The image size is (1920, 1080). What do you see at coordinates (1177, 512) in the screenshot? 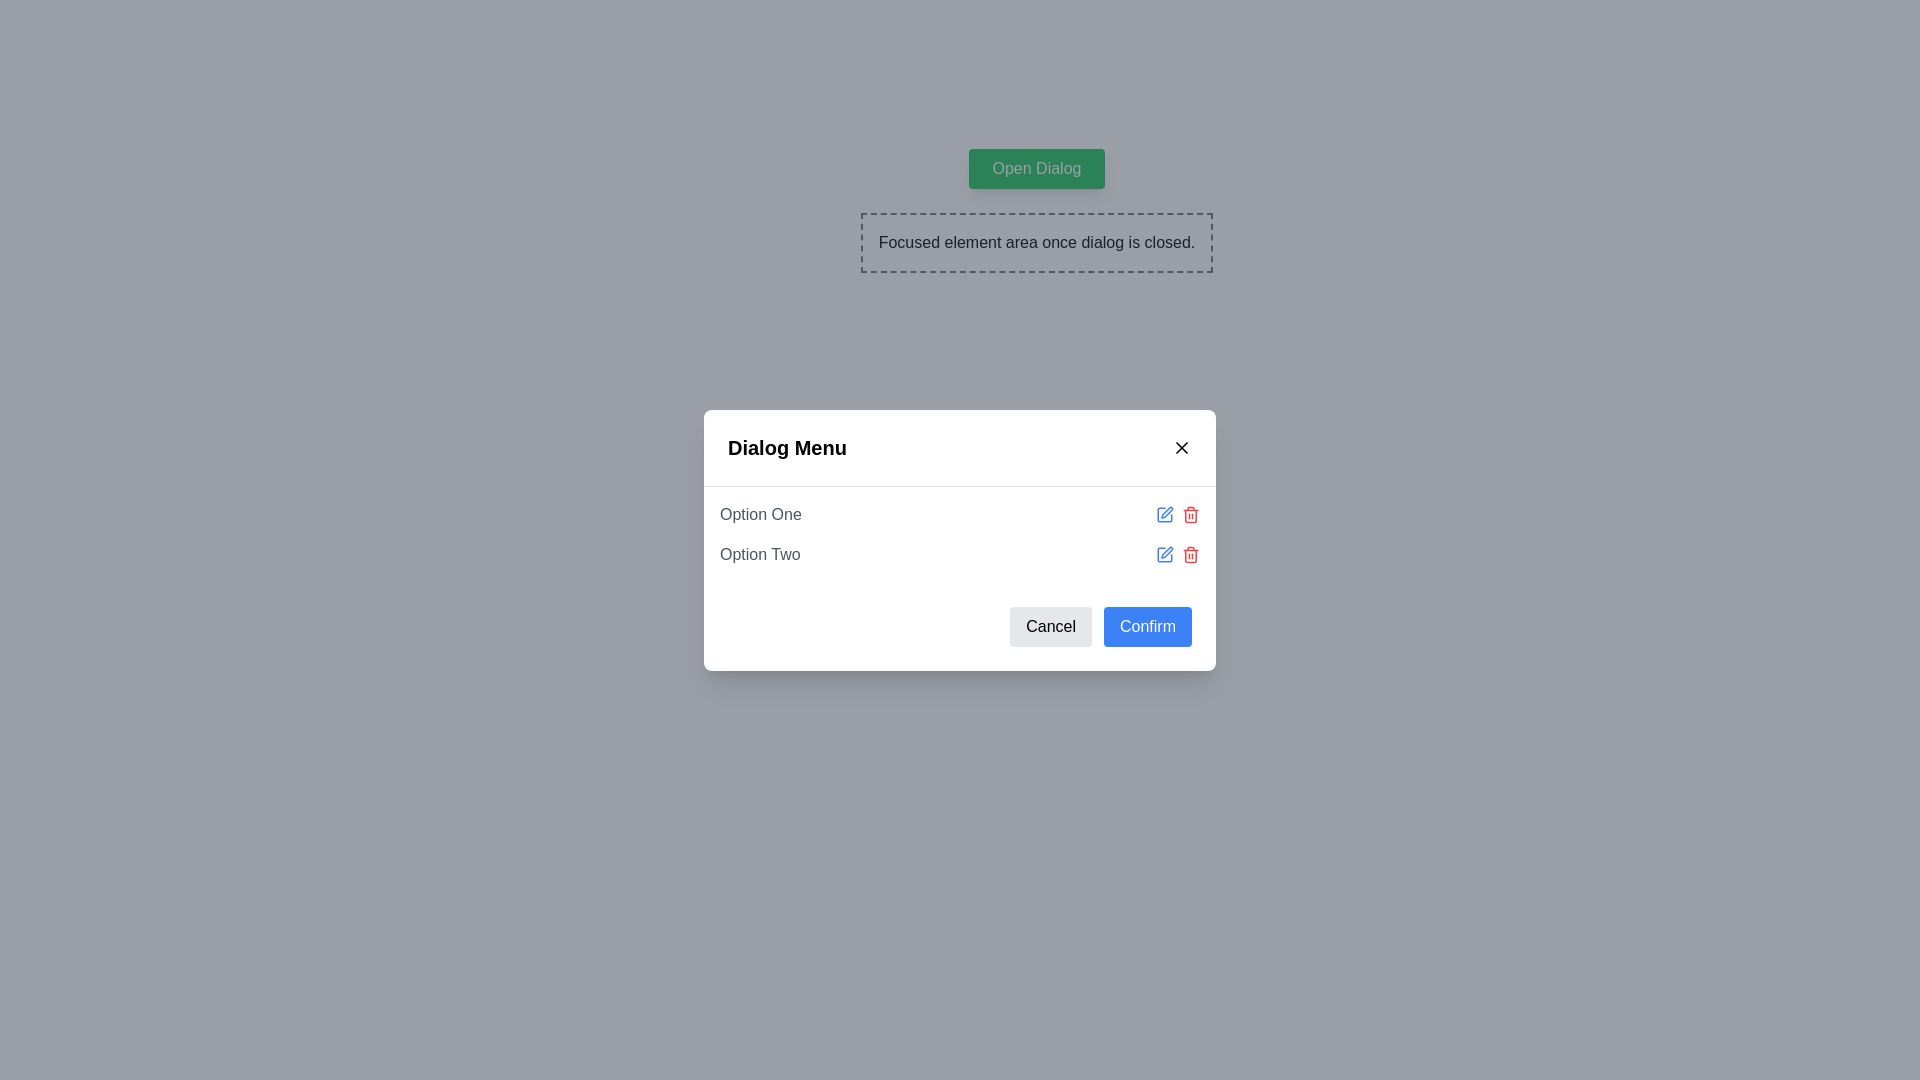
I see `the red delete icon located to the right of the option text 'Option One' in the options list of the dialog menu` at bounding box center [1177, 512].